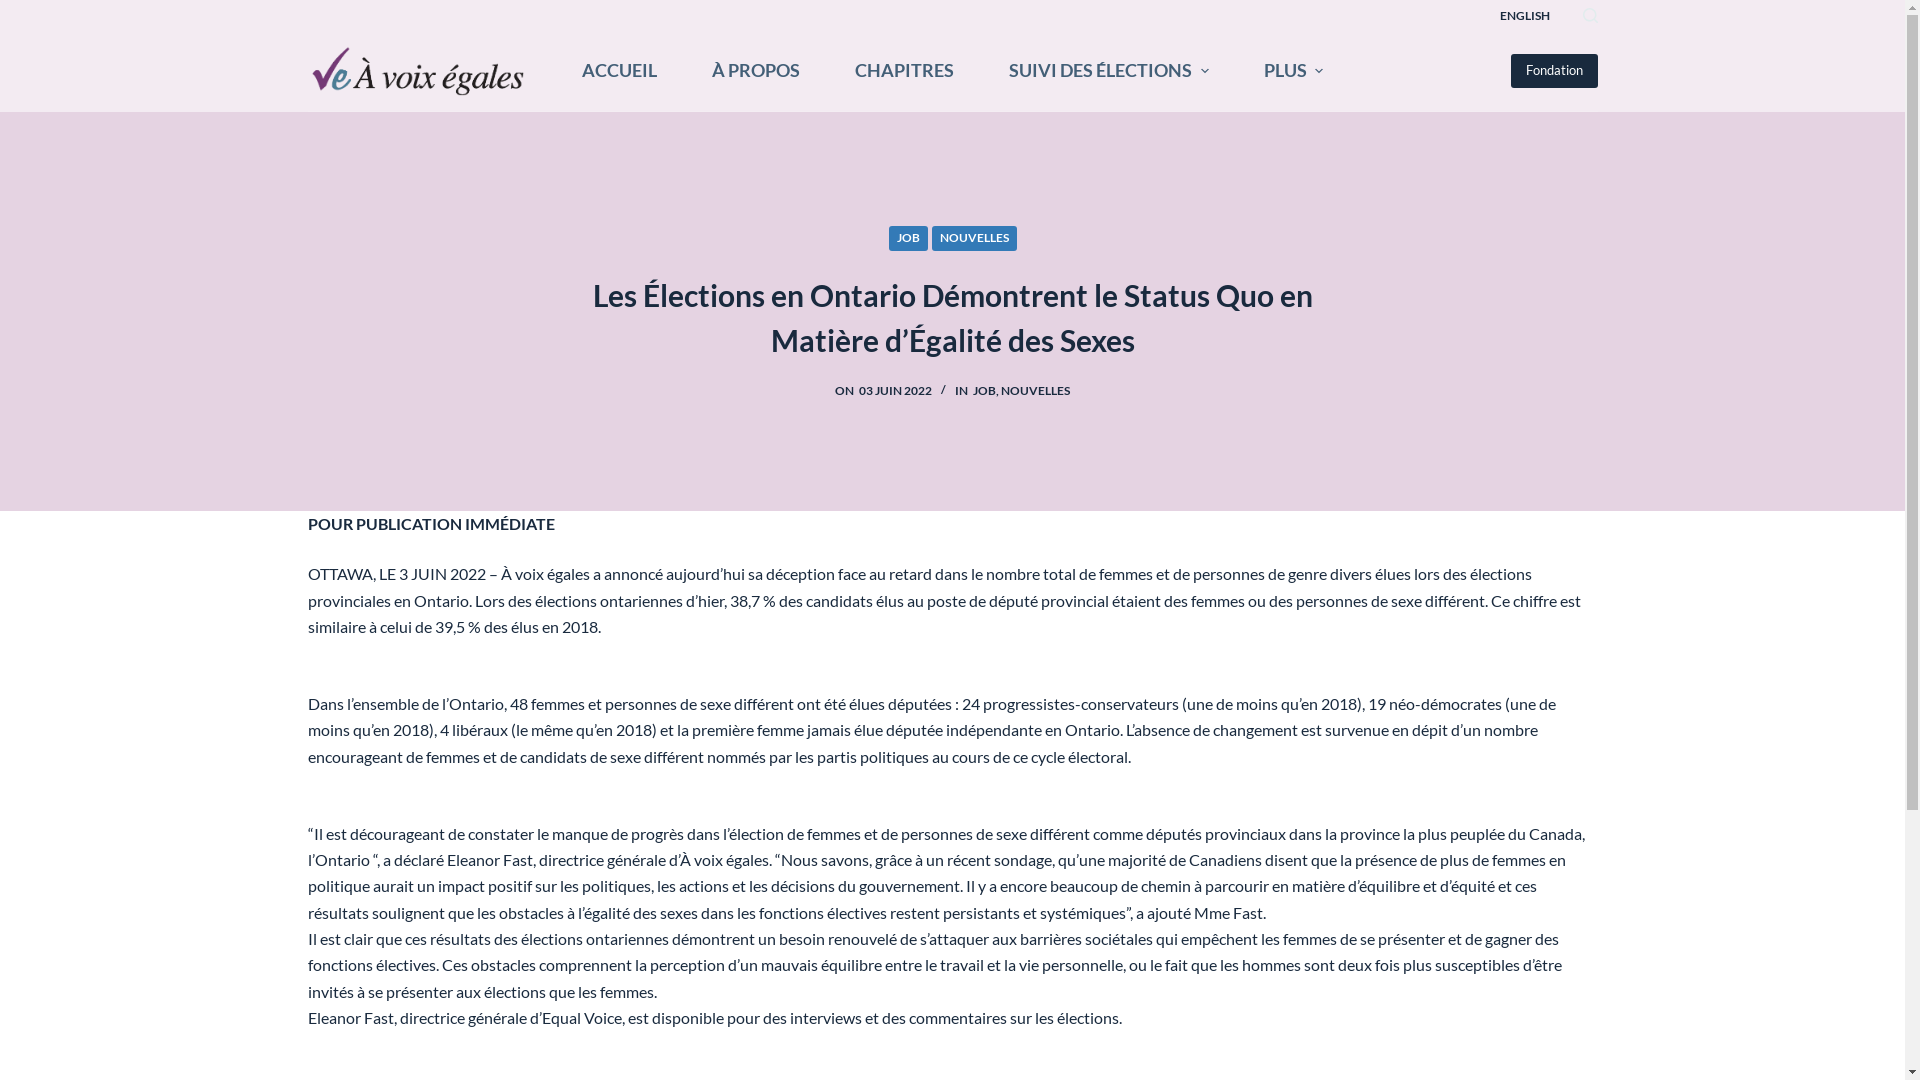 The image size is (1920, 1080). I want to click on 'JOB', so click(984, 390).